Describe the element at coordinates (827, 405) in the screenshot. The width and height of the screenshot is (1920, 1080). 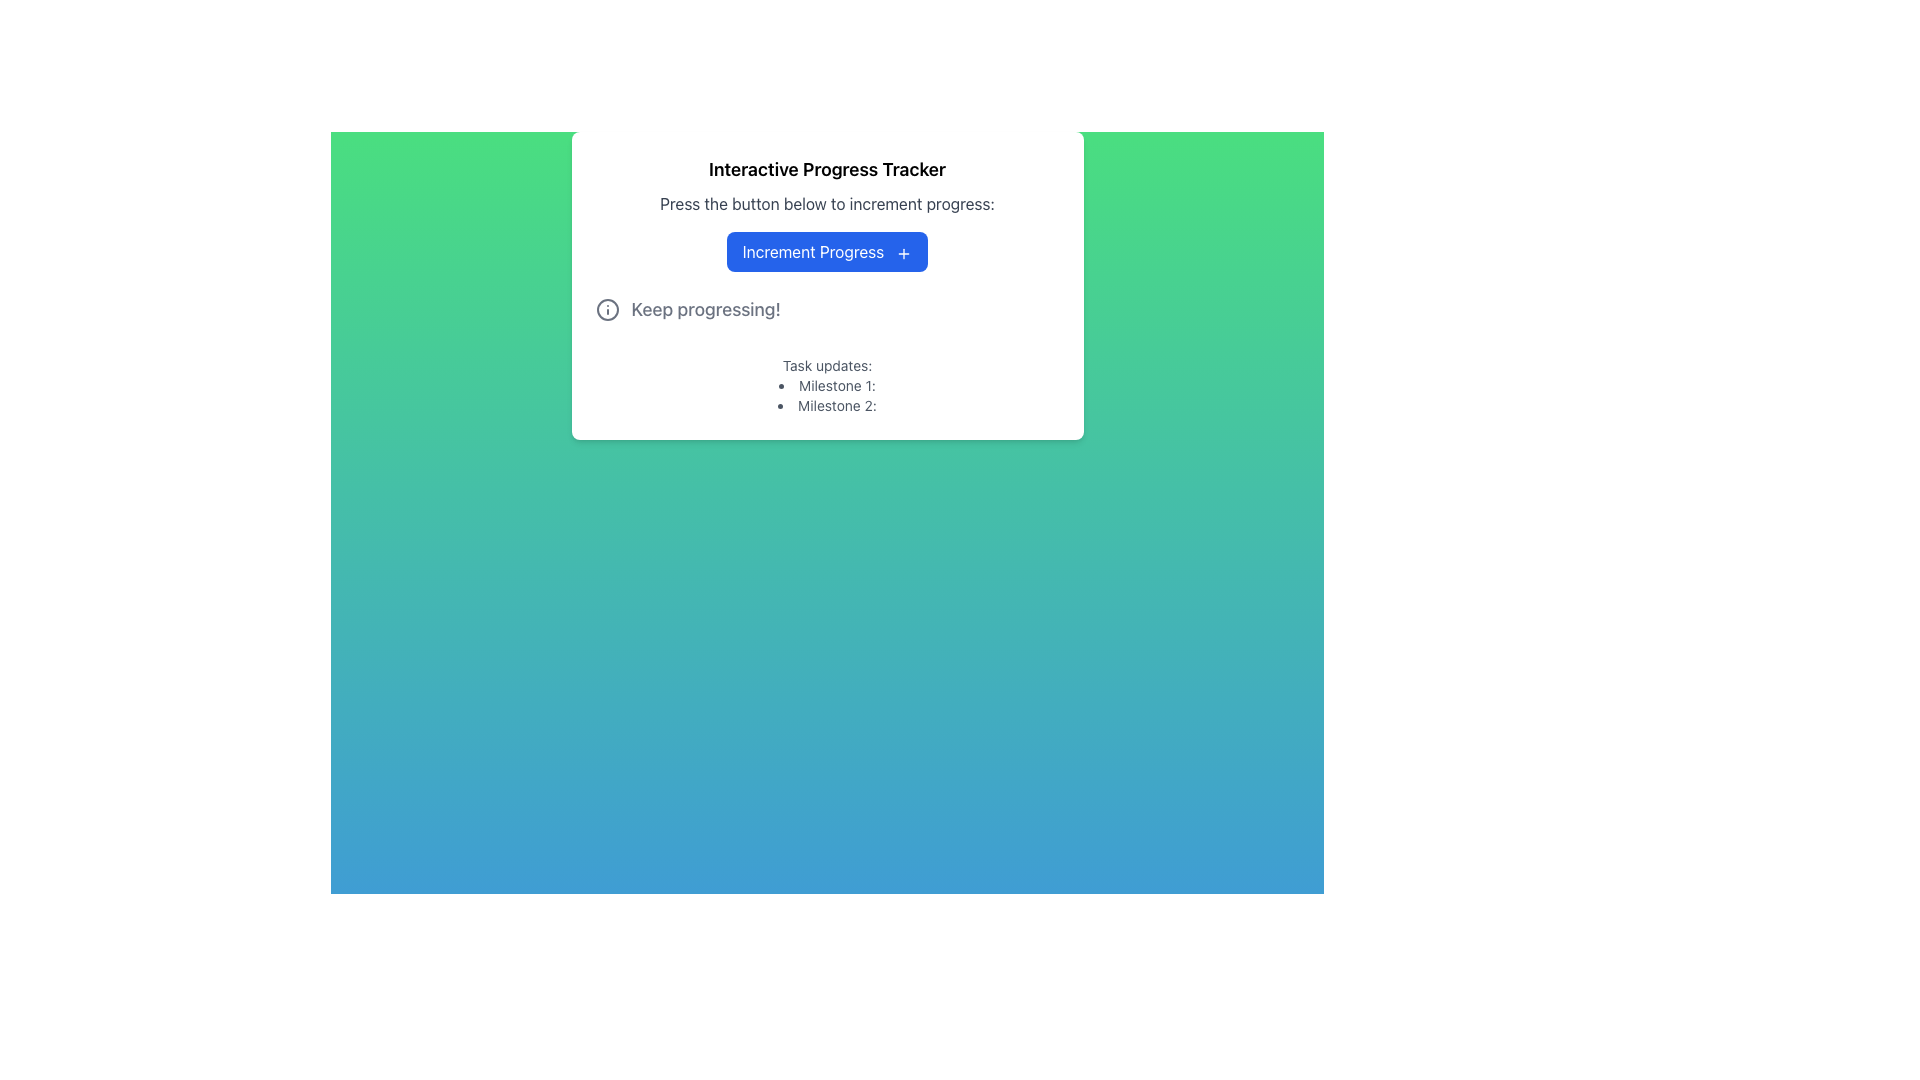
I see `the second item in the vertical list that serves as a descriptive label for a milestone point in progress tracking, located below 'Task updates:' and preceded by 'Milestone 1:'` at that location.